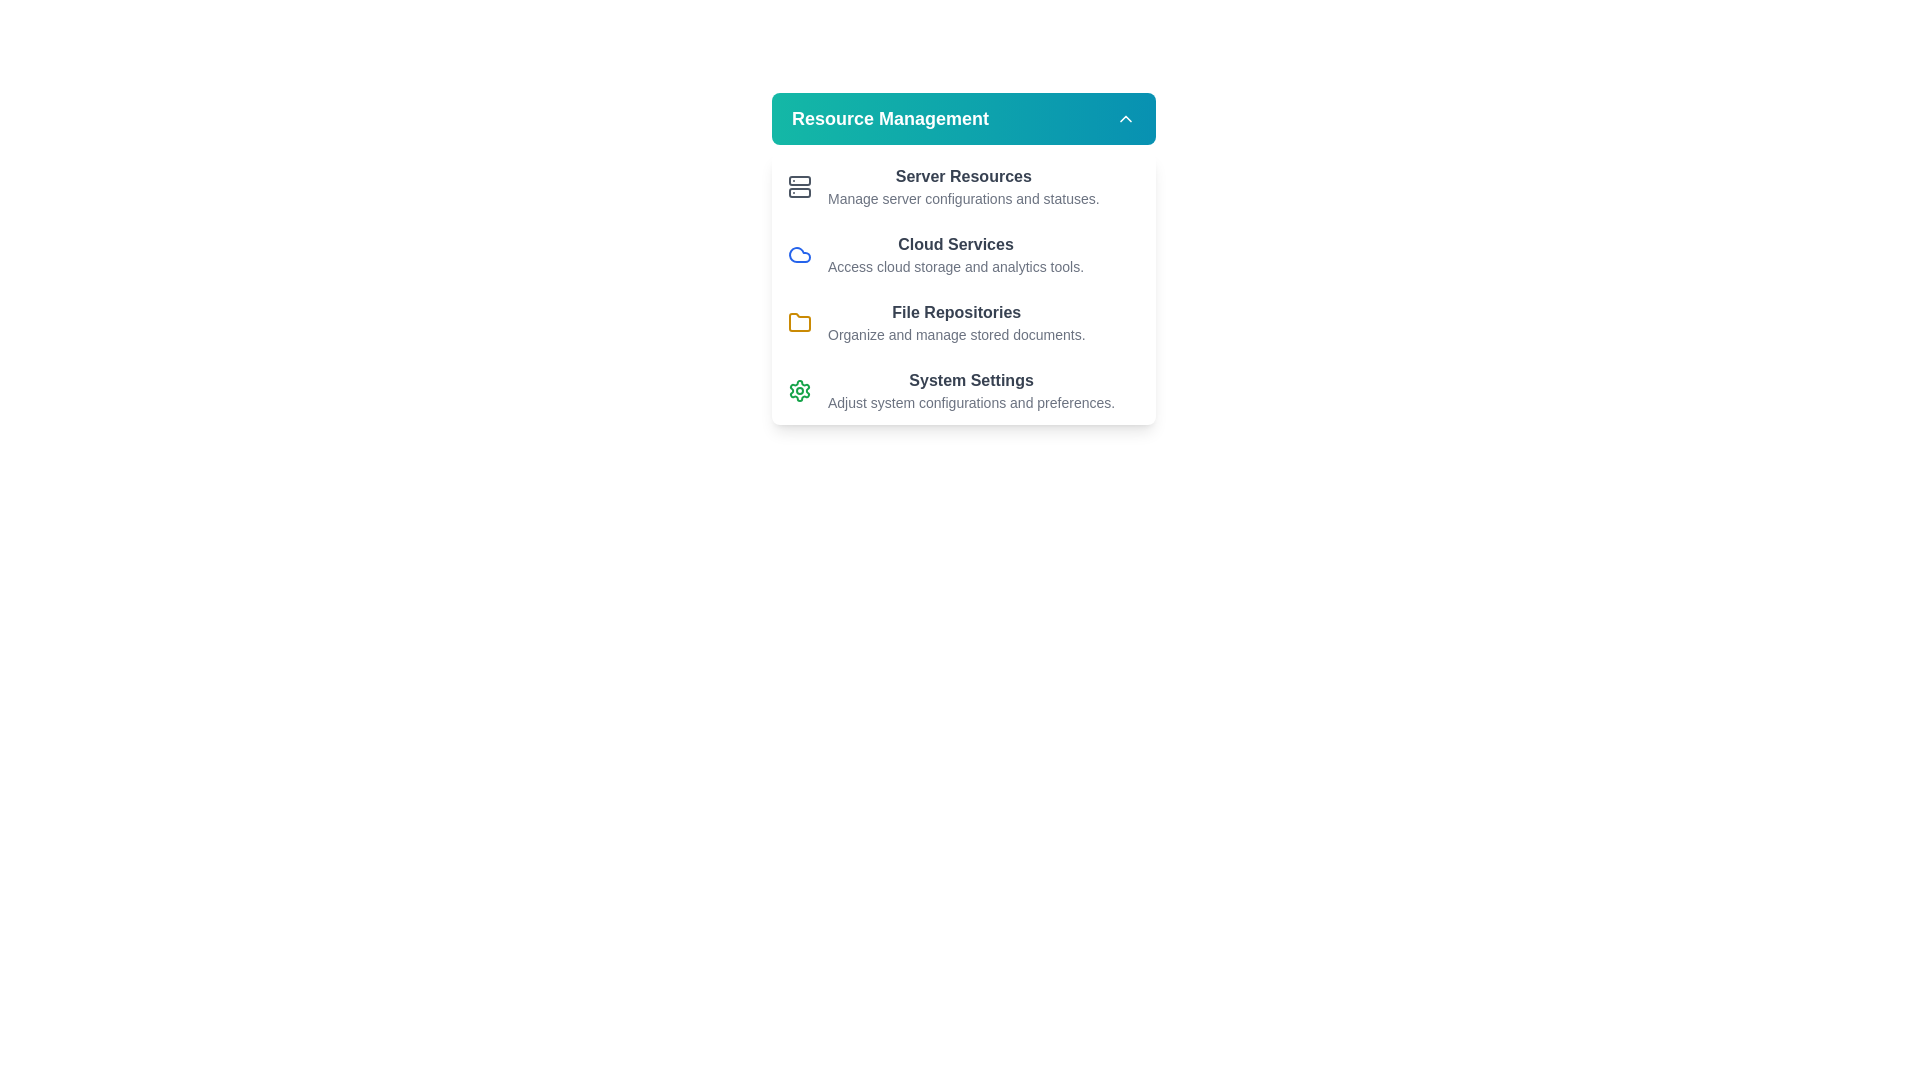  Describe the element at coordinates (963, 186) in the screenshot. I see `the topmost textual menu item under the 'Resource Management' header` at that location.